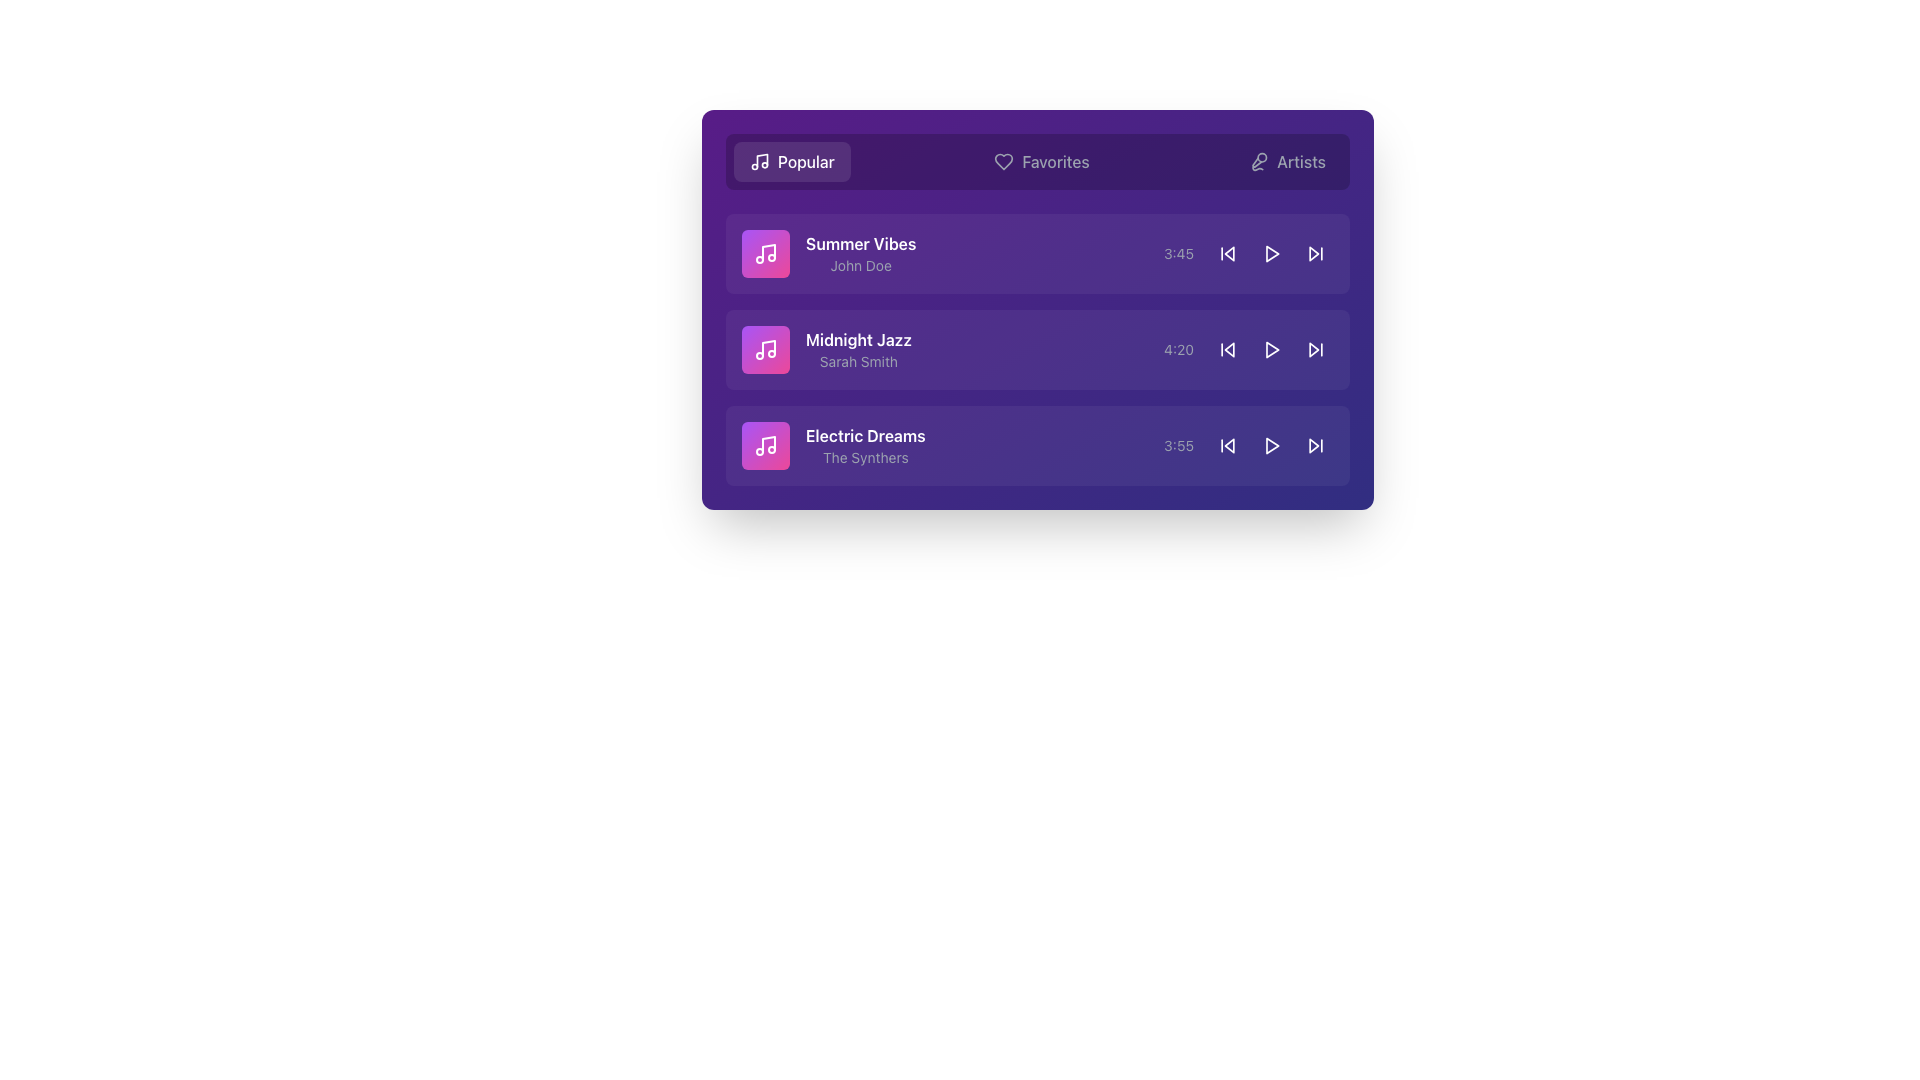 This screenshot has height=1080, width=1920. I want to click on the Interactive Button used to rewind or move to the previous track in the music control row for the second track, so click(1227, 349).